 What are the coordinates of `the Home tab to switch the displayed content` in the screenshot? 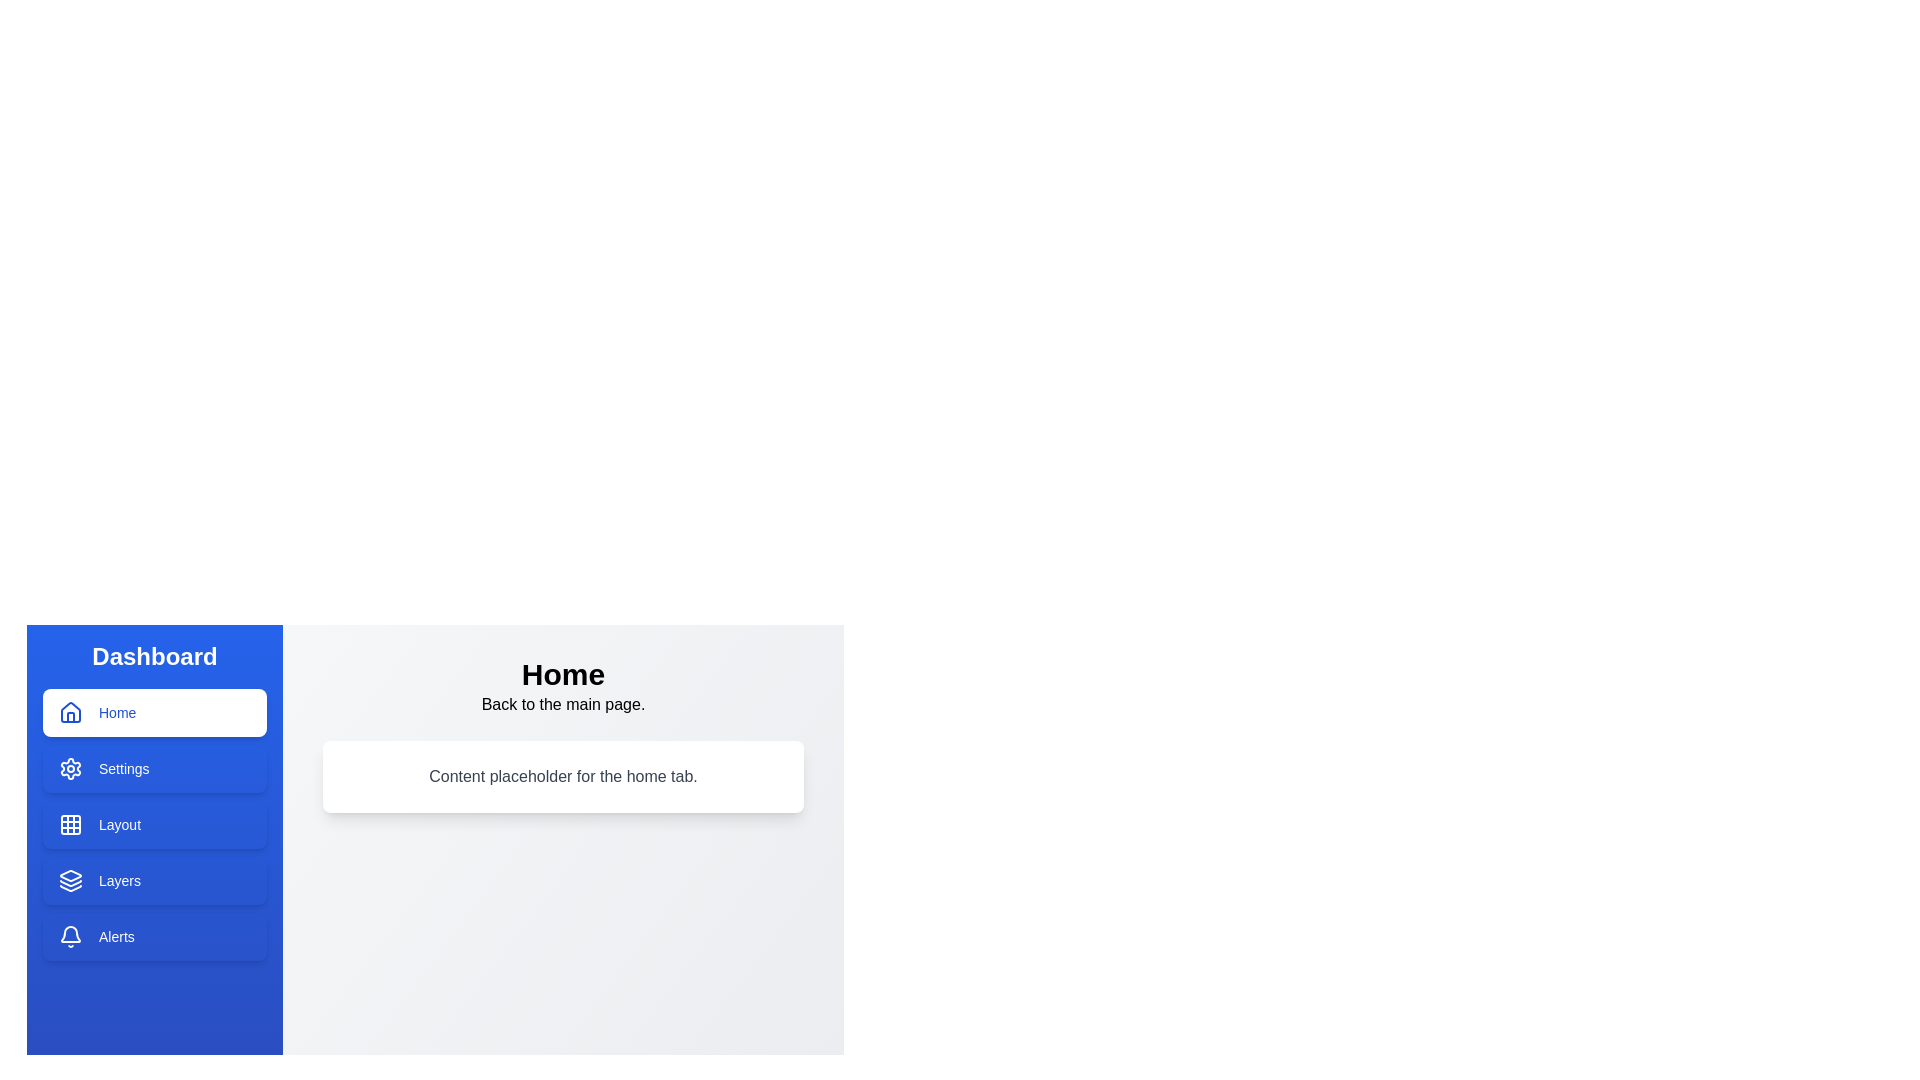 It's located at (153, 712).